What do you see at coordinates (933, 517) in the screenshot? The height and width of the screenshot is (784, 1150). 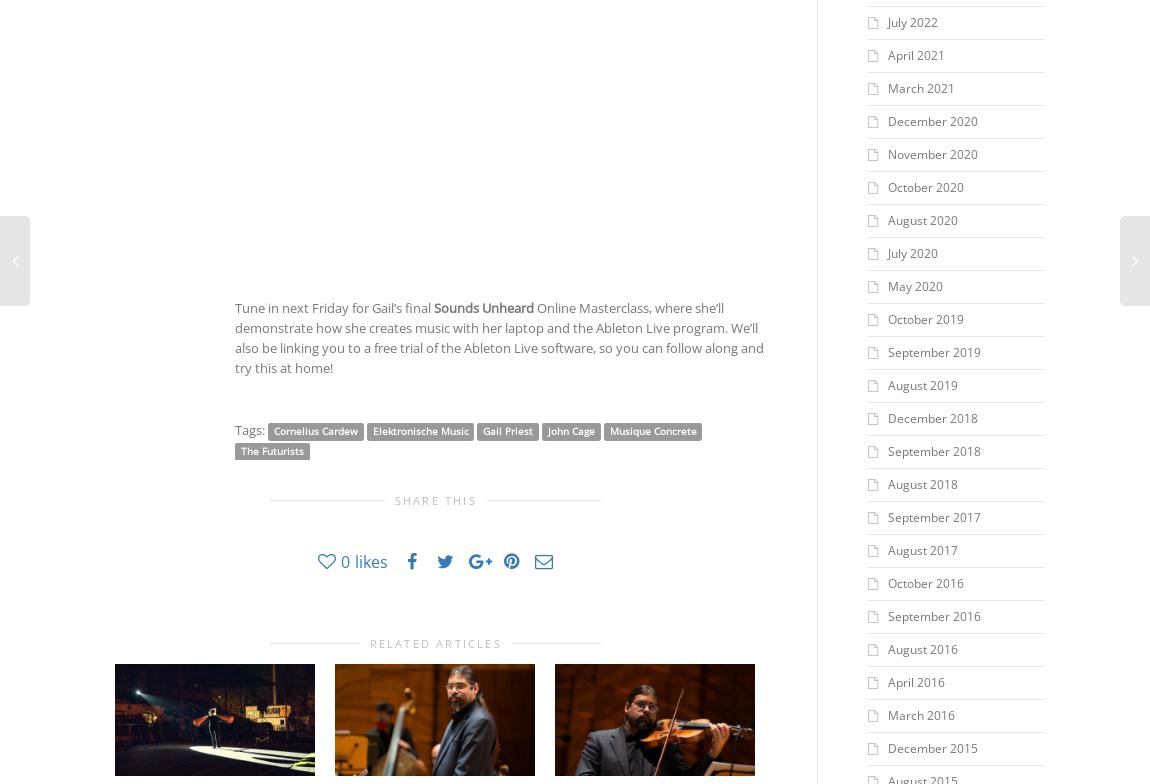 I see `'September 2017'` at bounding box center [933, 517].